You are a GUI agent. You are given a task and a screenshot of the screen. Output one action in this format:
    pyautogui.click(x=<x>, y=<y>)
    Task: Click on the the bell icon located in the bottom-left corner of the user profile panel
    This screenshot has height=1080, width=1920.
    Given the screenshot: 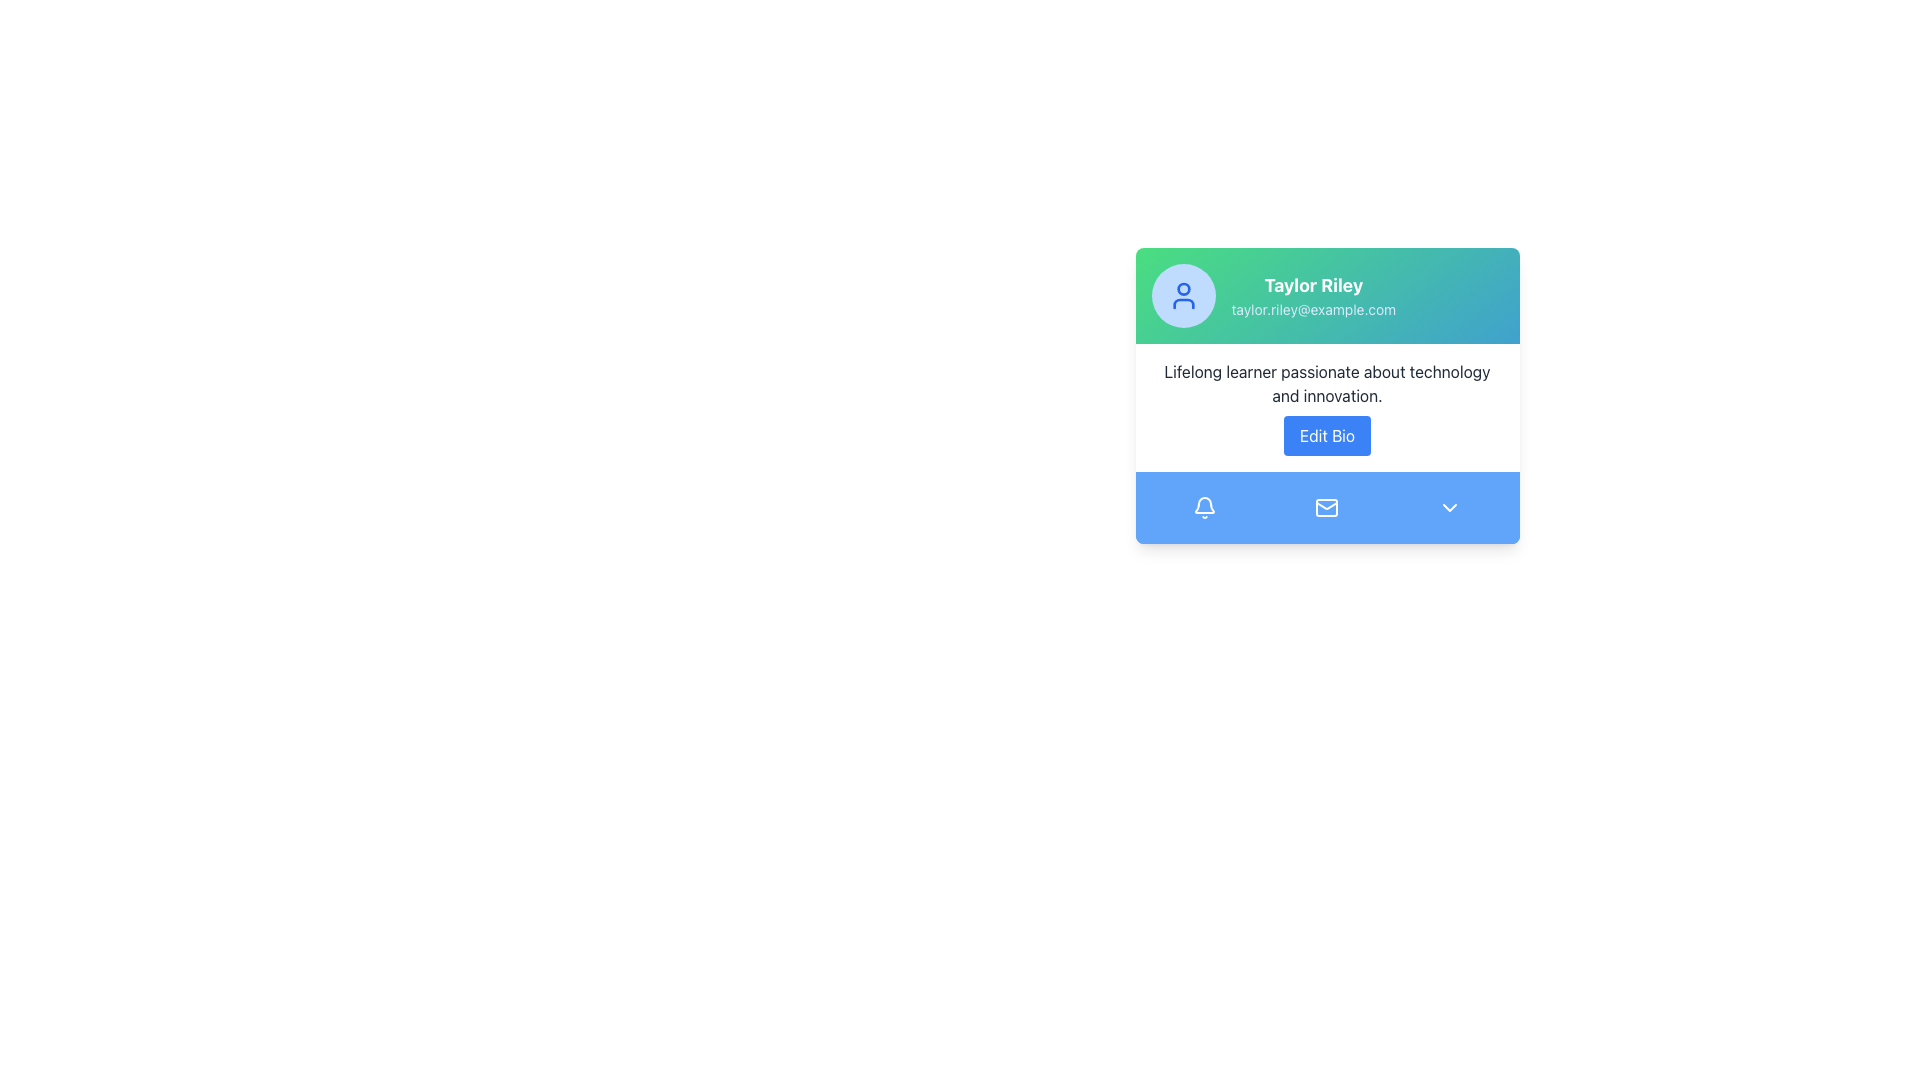 What is the action you would take?
    pyautogui.click(x=1203, y=507)
    